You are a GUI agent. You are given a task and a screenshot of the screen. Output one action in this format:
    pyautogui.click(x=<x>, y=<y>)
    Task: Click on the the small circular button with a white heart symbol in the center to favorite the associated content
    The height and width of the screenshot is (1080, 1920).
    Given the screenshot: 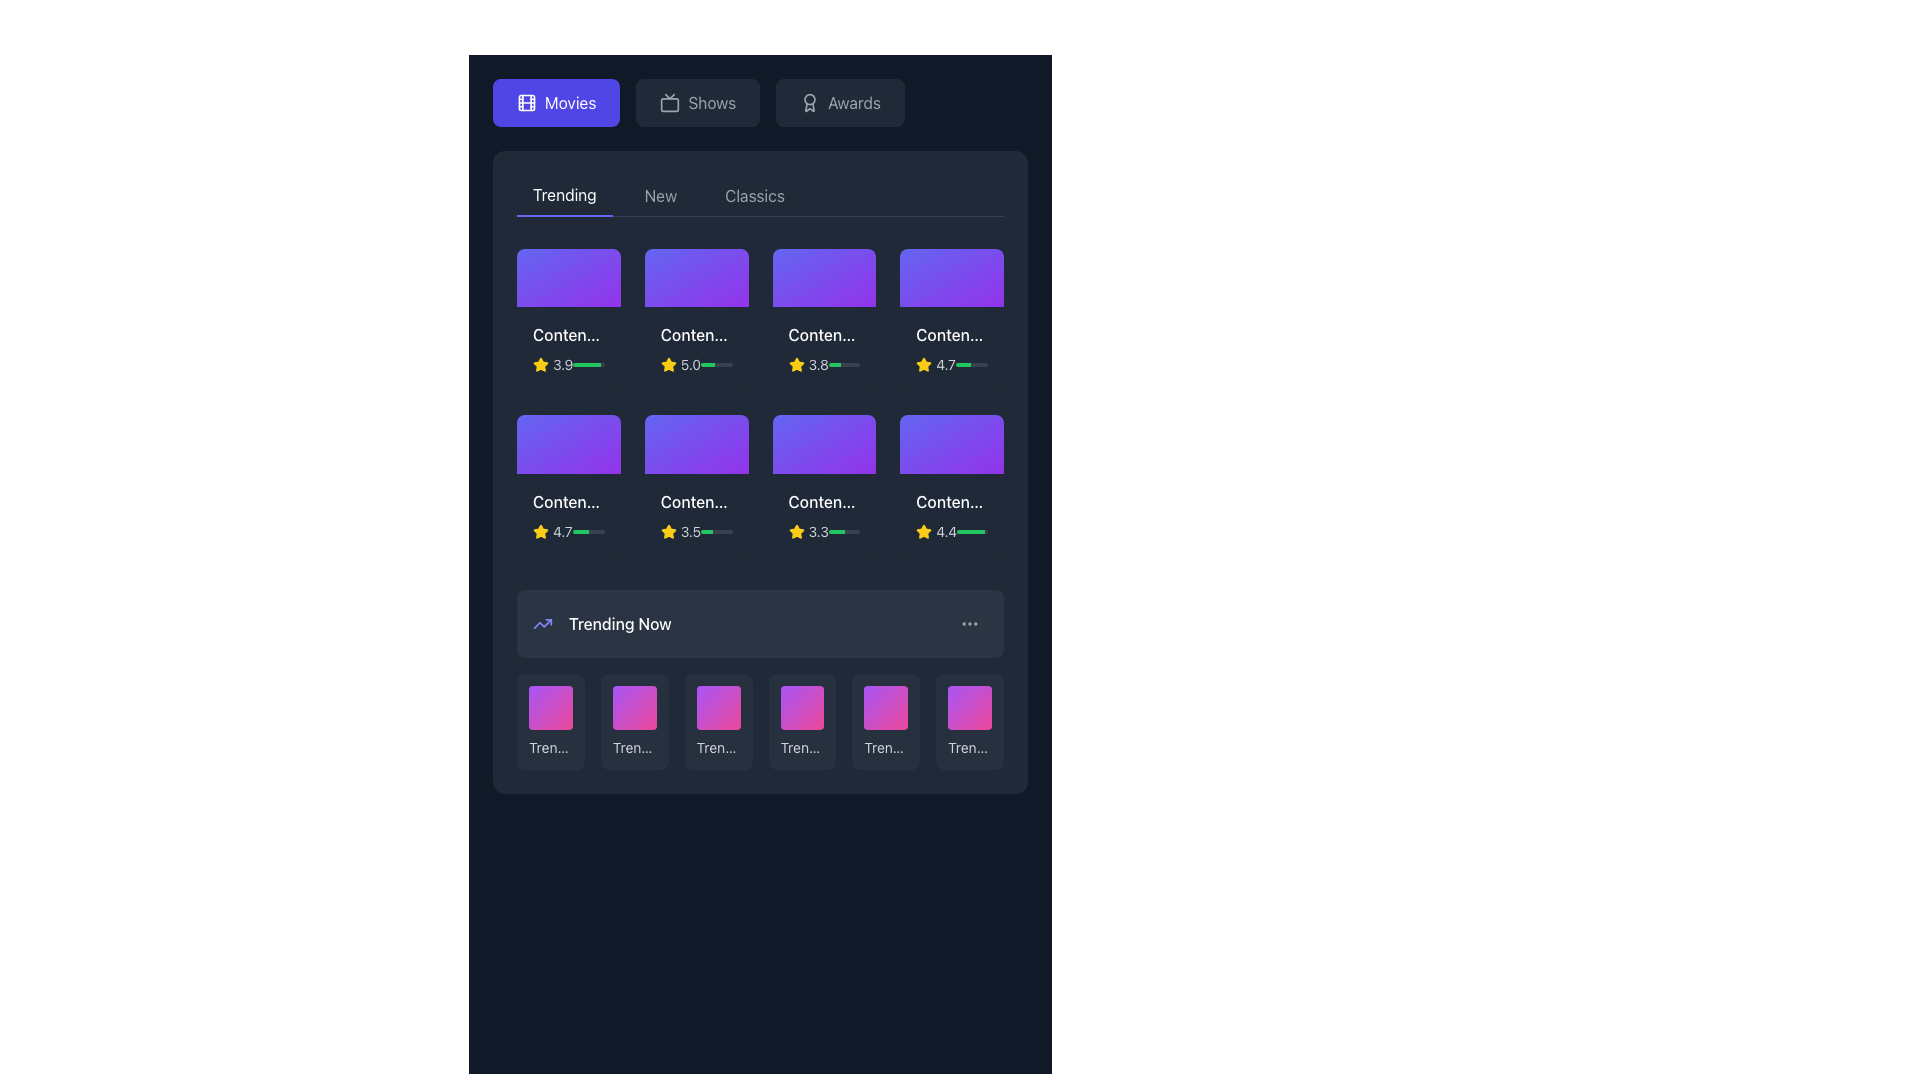 What is the action you would take?
    pyautogui.click(x=983, y=268)
    